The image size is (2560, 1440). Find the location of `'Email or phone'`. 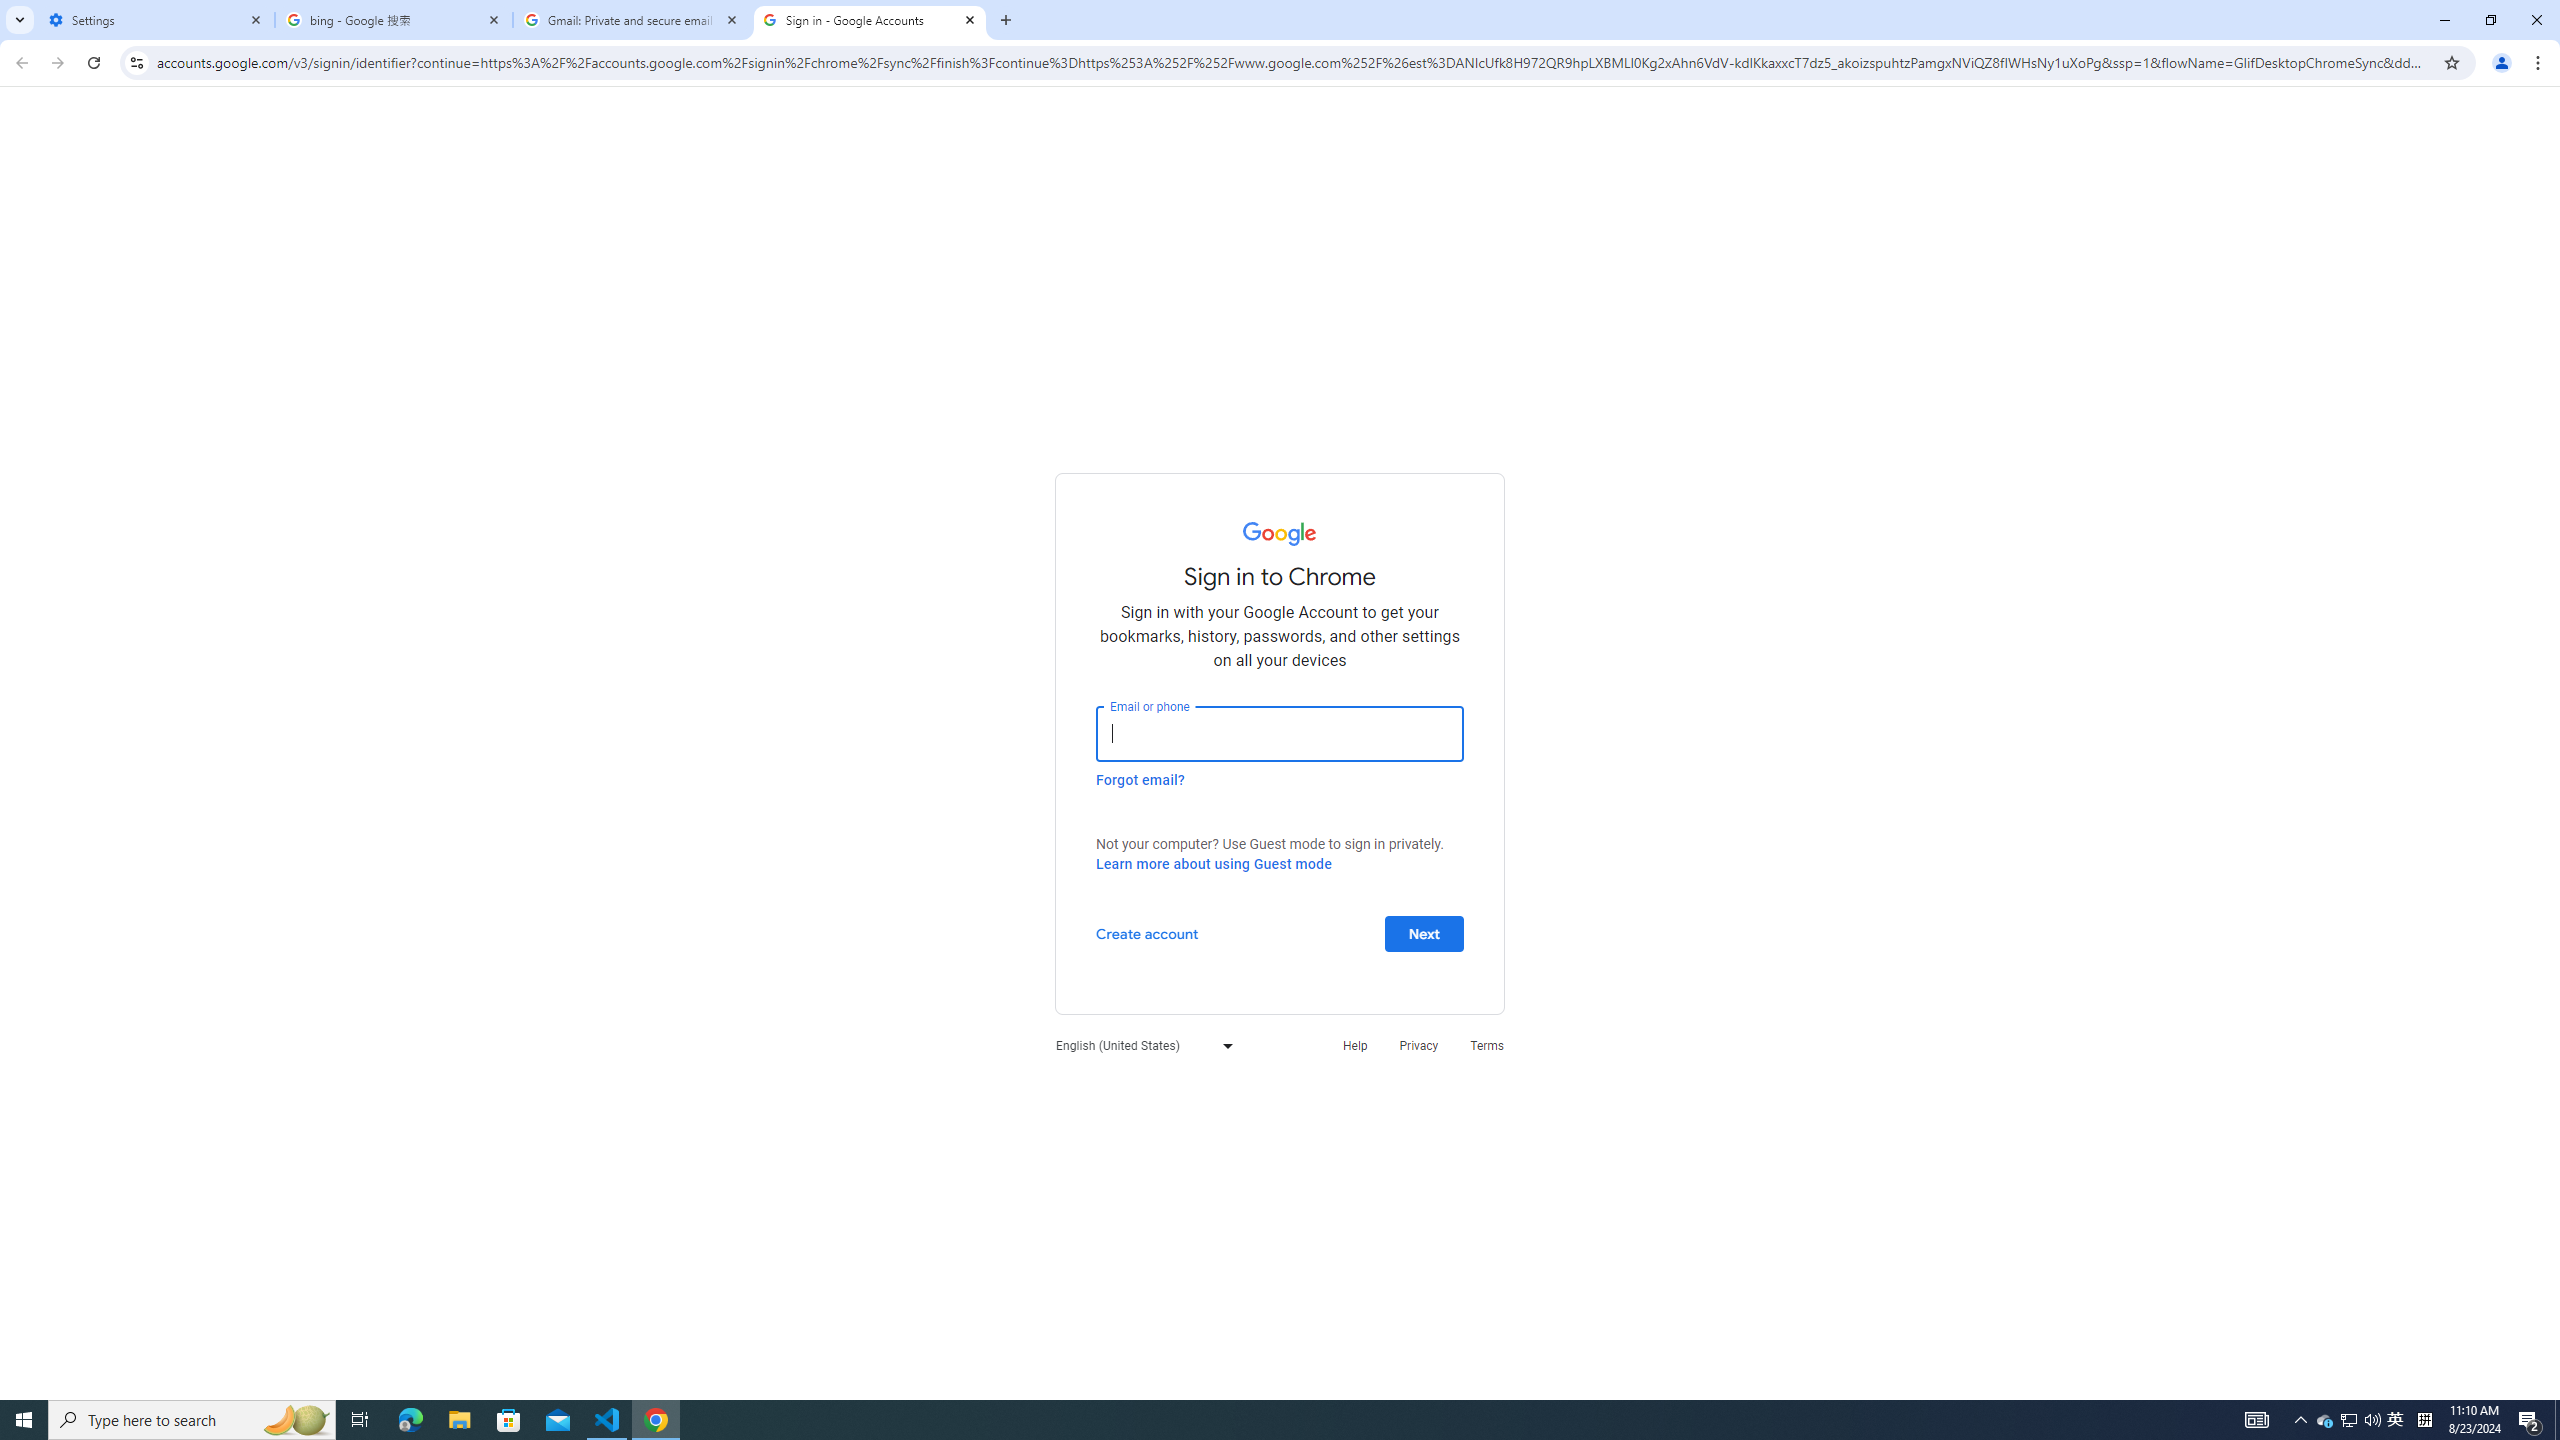

'Email or phone' is located at coordinates (1280, 732).